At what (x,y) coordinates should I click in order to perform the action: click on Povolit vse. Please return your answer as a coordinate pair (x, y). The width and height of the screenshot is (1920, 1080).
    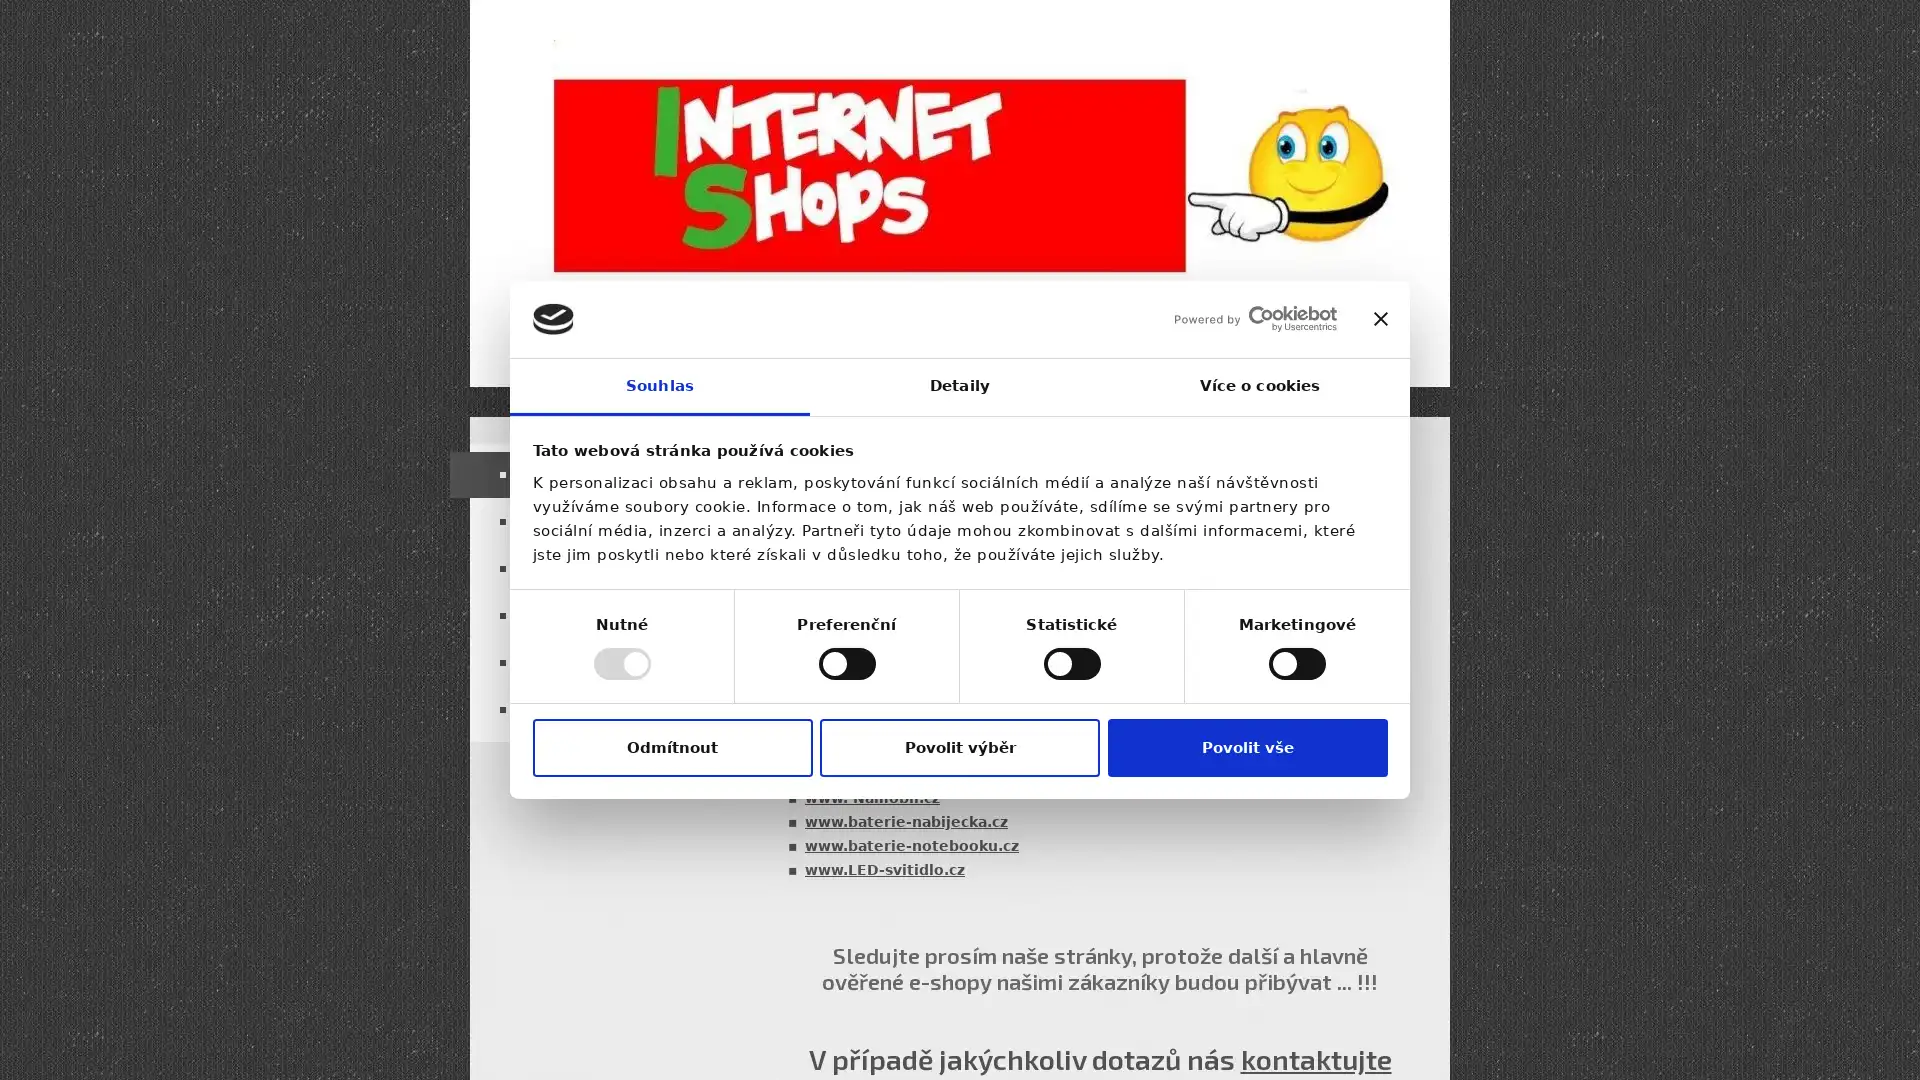
    Looking at the image, I should click on (1246, 747).